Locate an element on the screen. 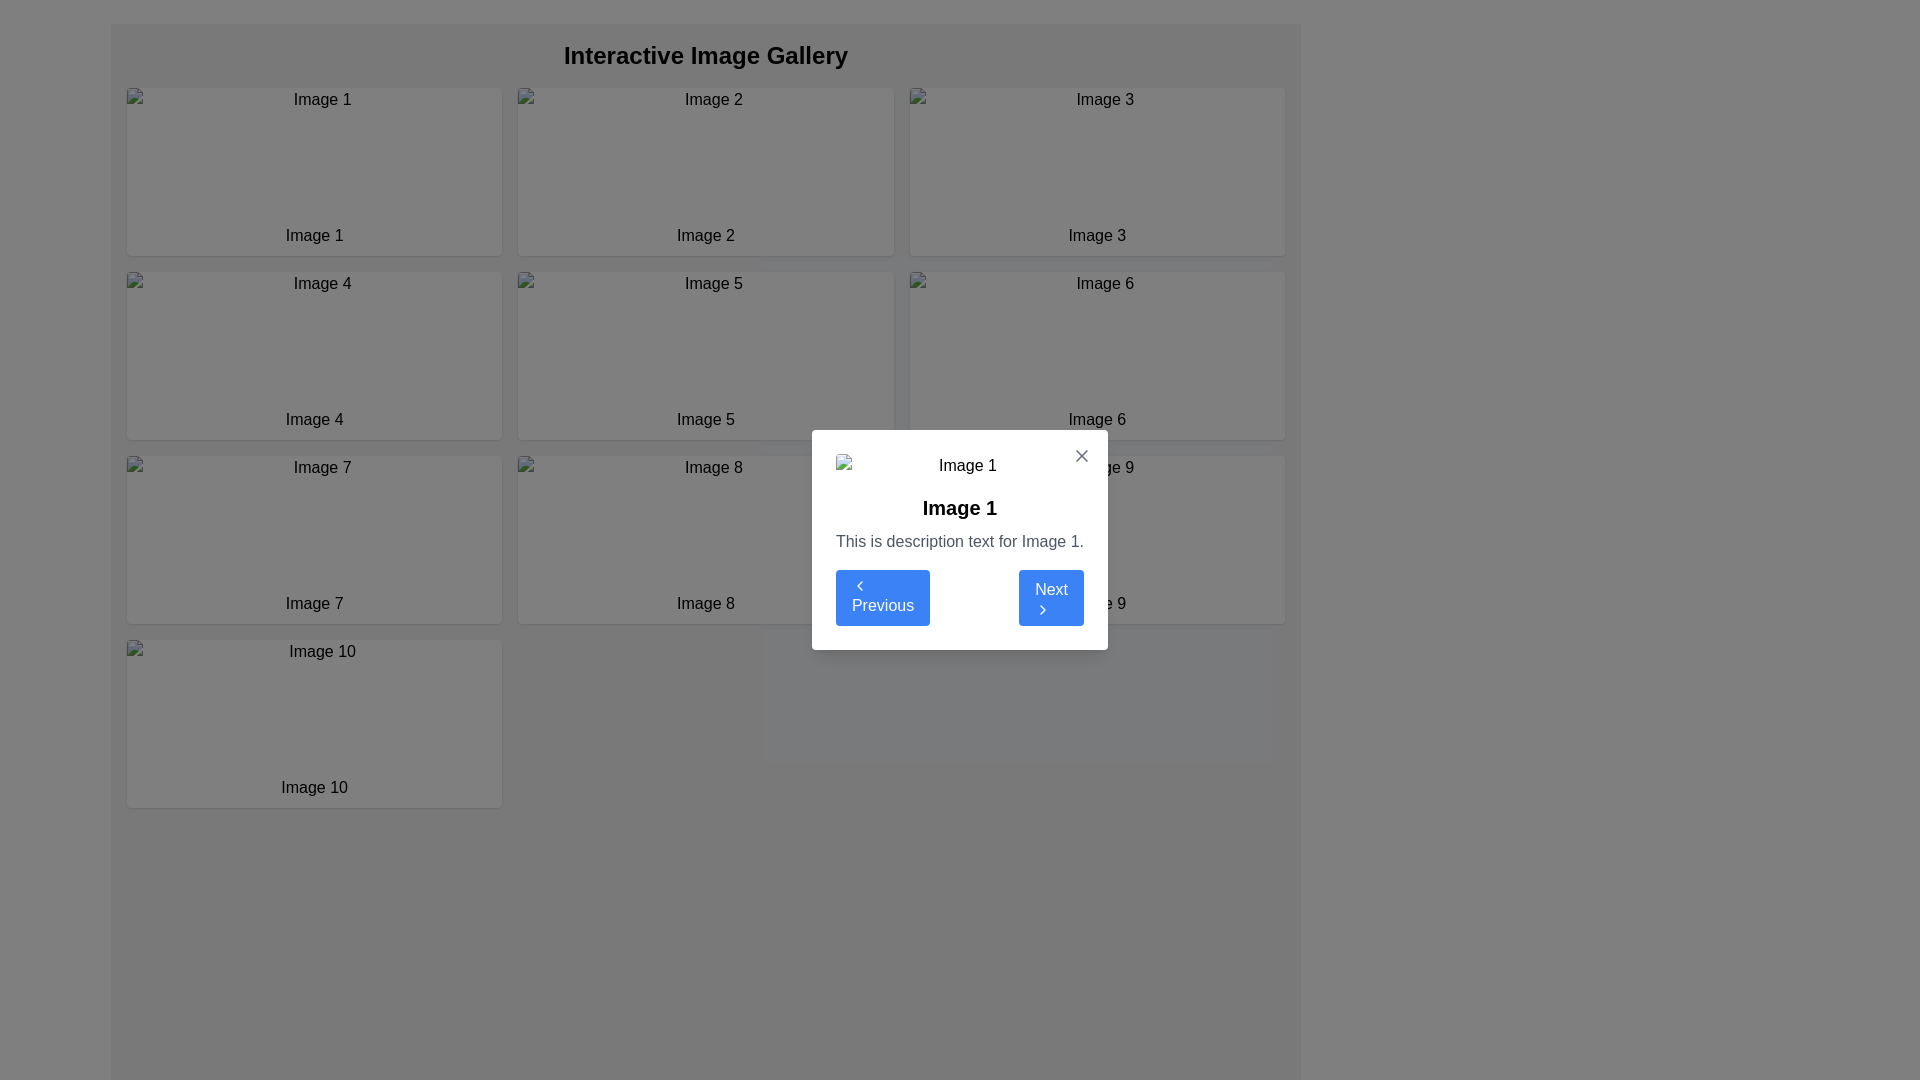 The height and width of the screenshot is (1080, 1920). the static label text that describes the thumbnail image, located below the 'Image 10' thumbnail in the gallery's bottom-left corner is located at coordinates (313, 786).